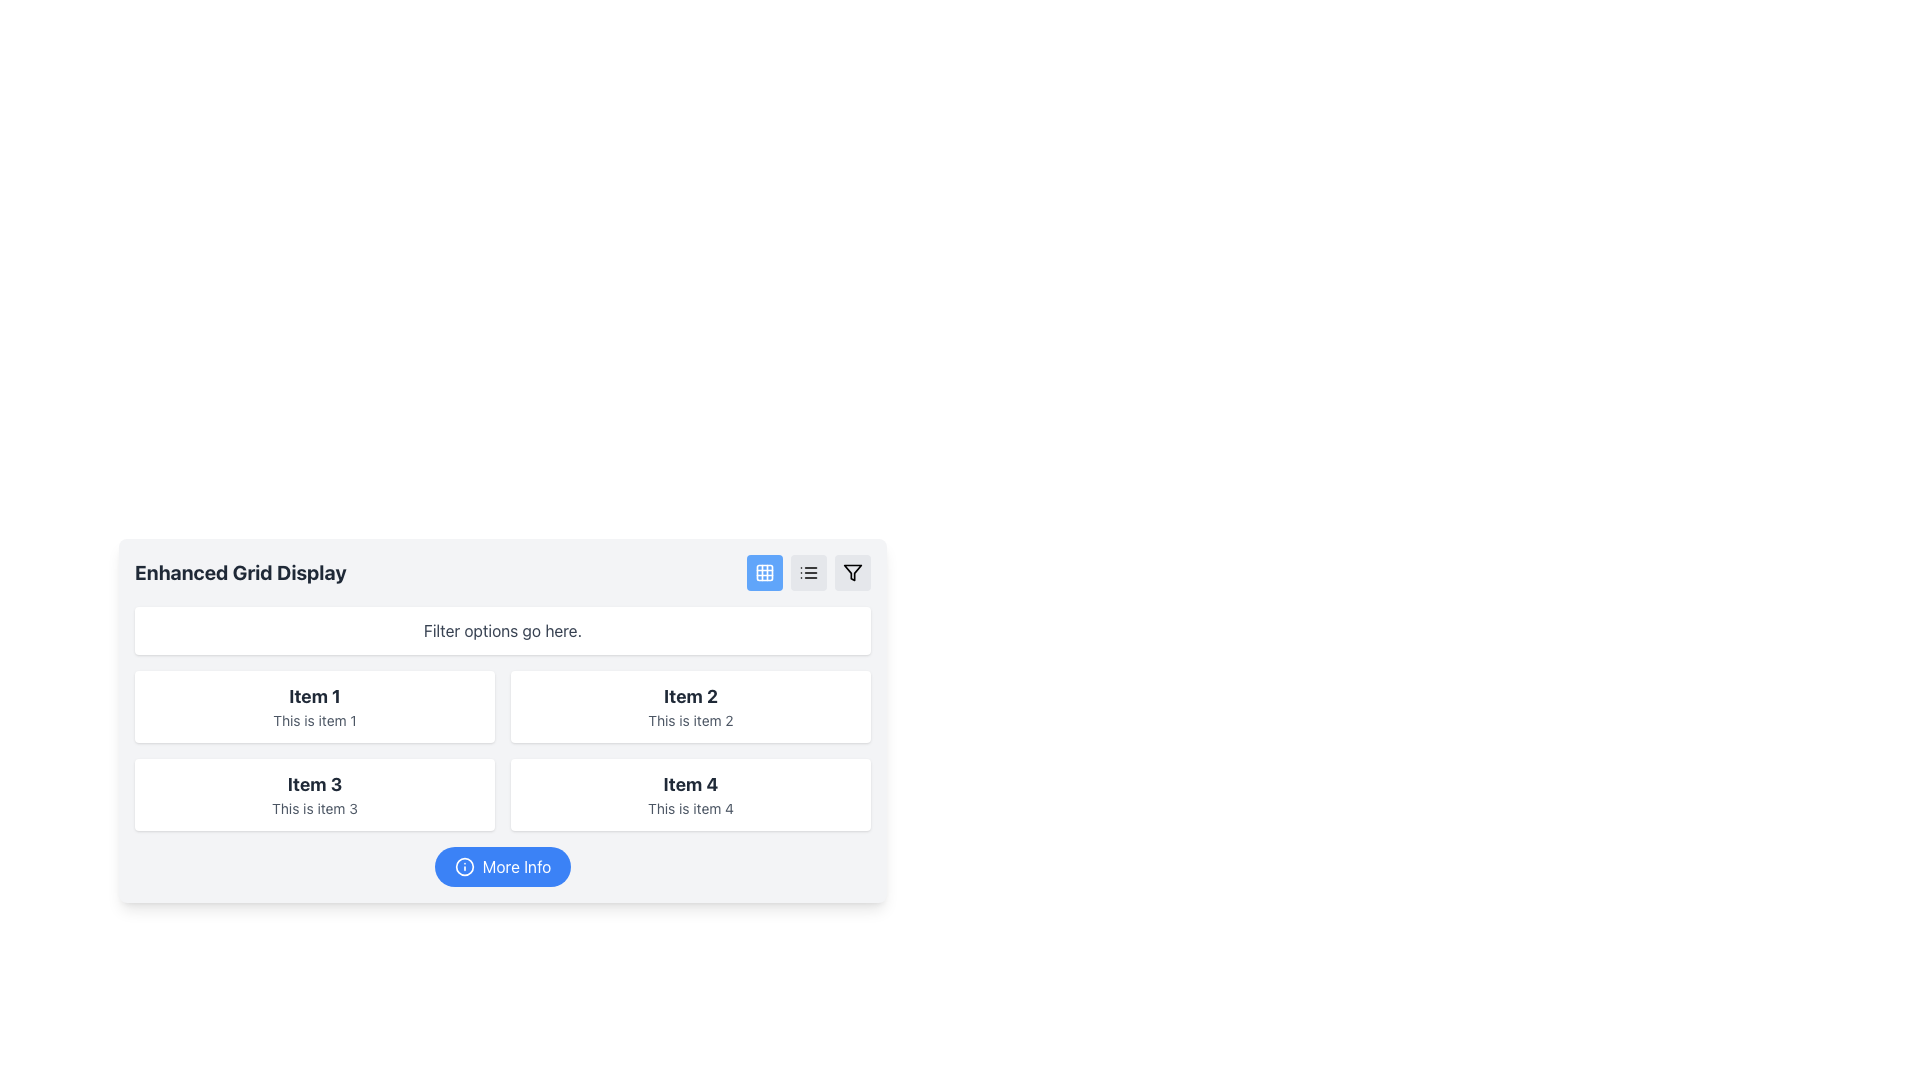 This screenshot has height=1080, width=1920. What do you see at coordinates (809, 573) in the screenshot?
I see `the rounded rectangular button with a gray background and a black list layout icon, located in the toolbar above the grid display area` at bounding box center [809, 573].